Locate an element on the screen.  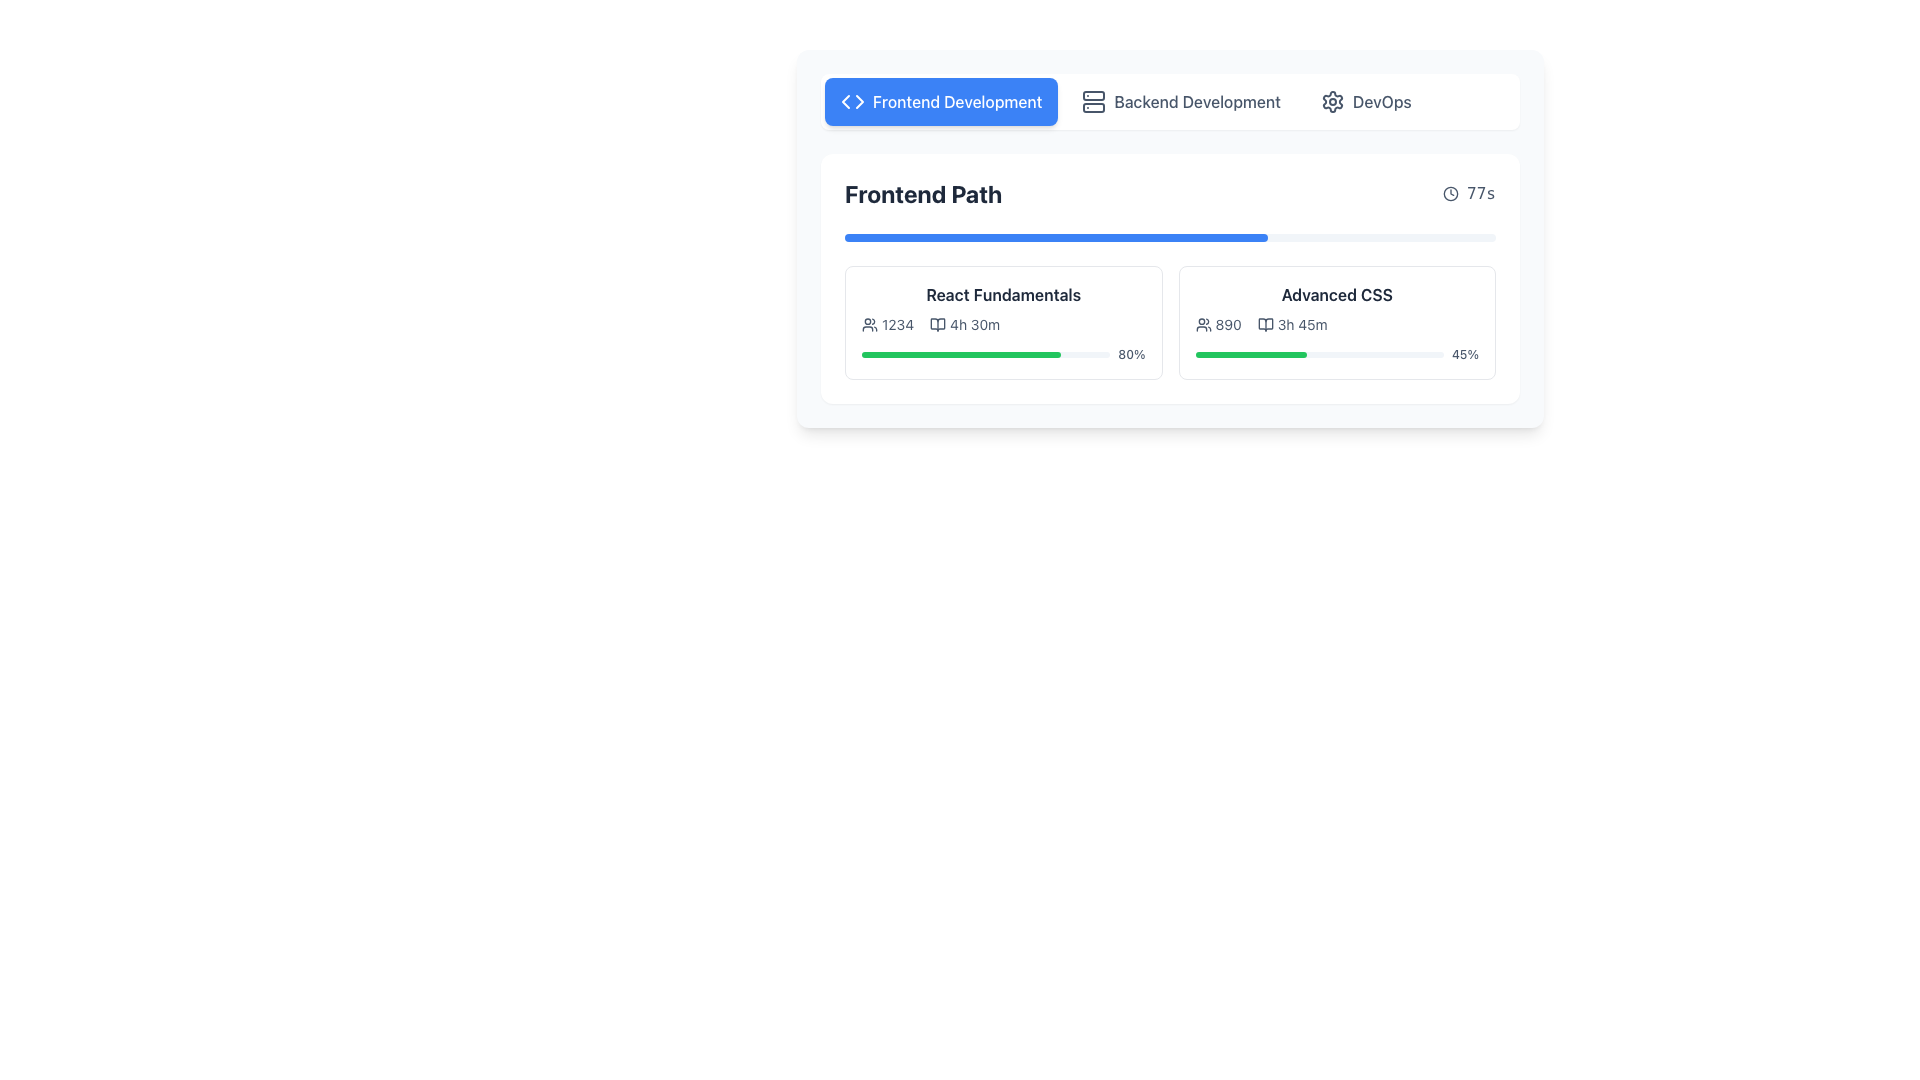
the 'Frontend Development' icon located to the left of the 'Frontend Development' button in the navigation bar is located at coordinates (853, 101).